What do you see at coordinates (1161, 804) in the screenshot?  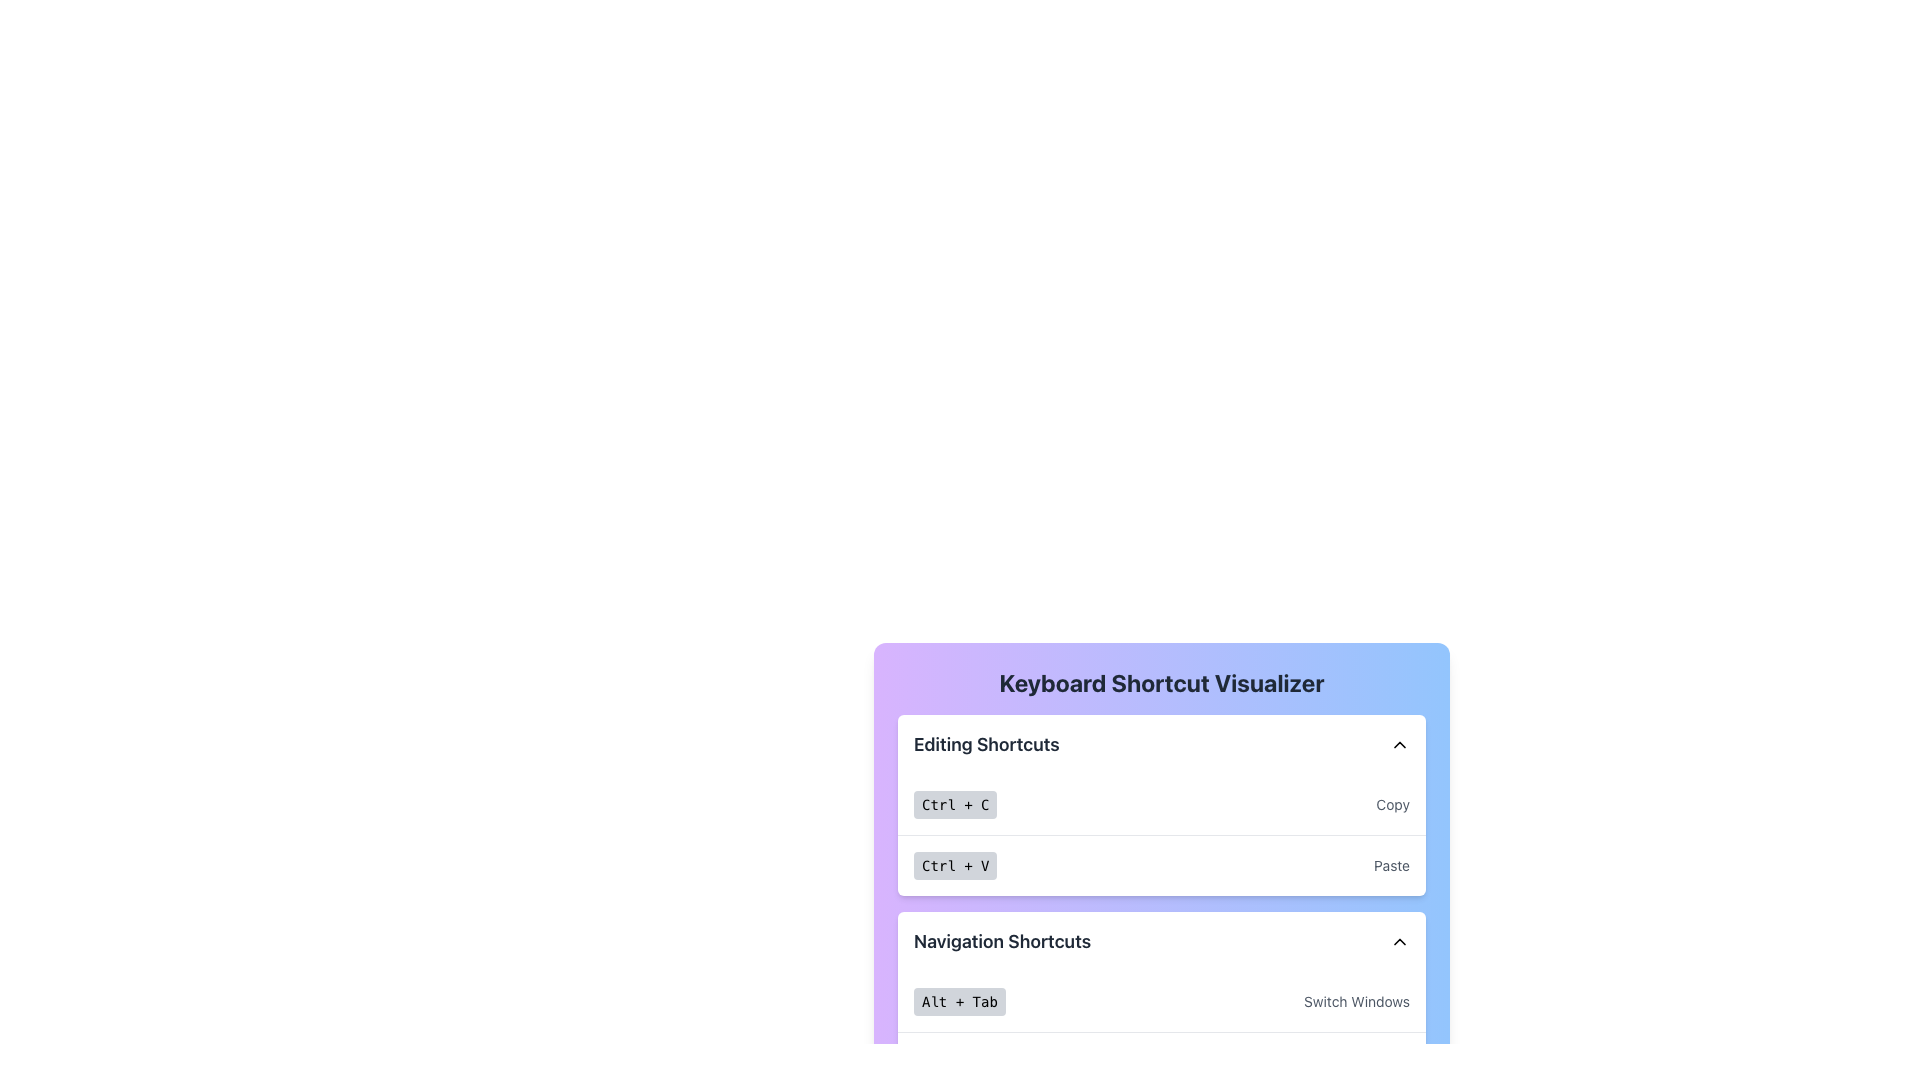 I see `the keyboard shortcut list item containing 'Ctrl + C', which is styled with a gray rounded rectangle and is the first item under 'Editing Shortcuts'` at bounding box center [1161, 804].